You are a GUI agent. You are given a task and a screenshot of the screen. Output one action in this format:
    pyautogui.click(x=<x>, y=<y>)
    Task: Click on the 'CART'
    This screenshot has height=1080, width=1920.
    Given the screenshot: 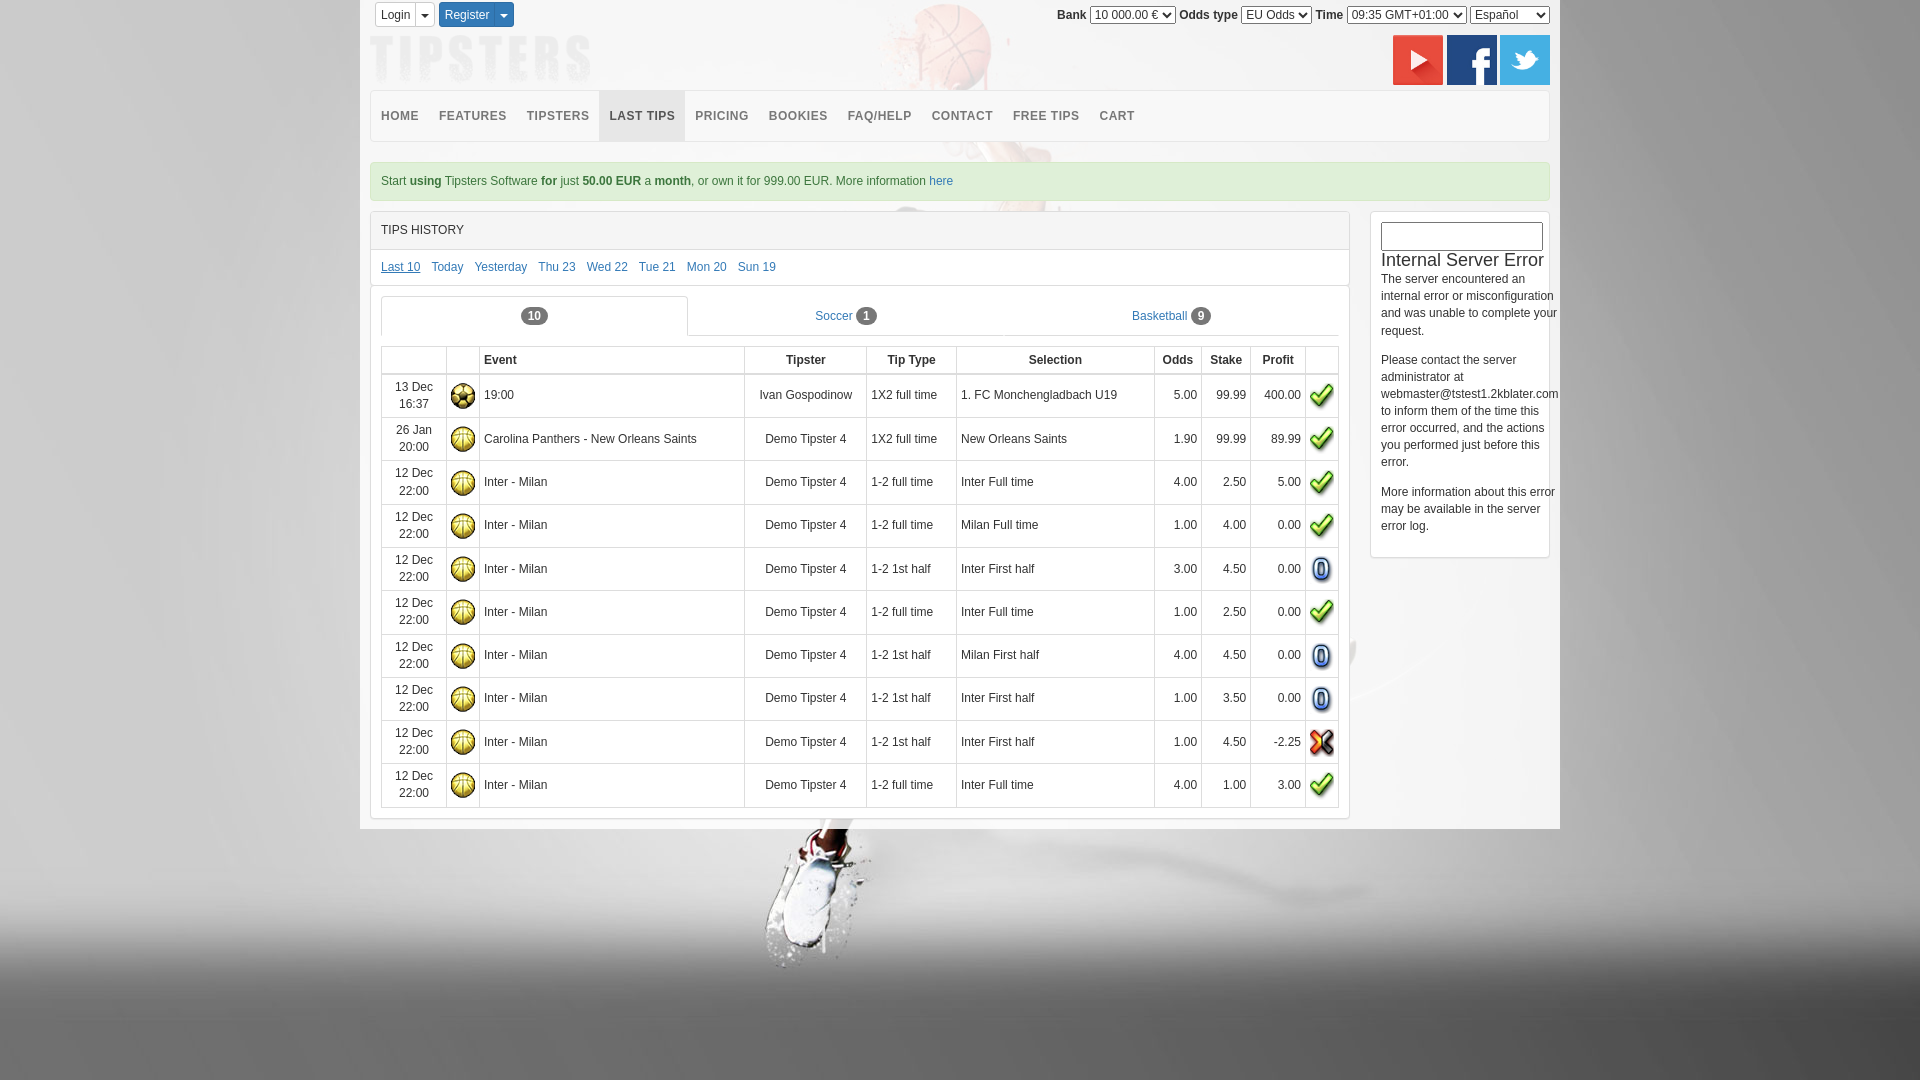 What is the action you would take?
    pyautogui.click(x=1115, y=115)
    